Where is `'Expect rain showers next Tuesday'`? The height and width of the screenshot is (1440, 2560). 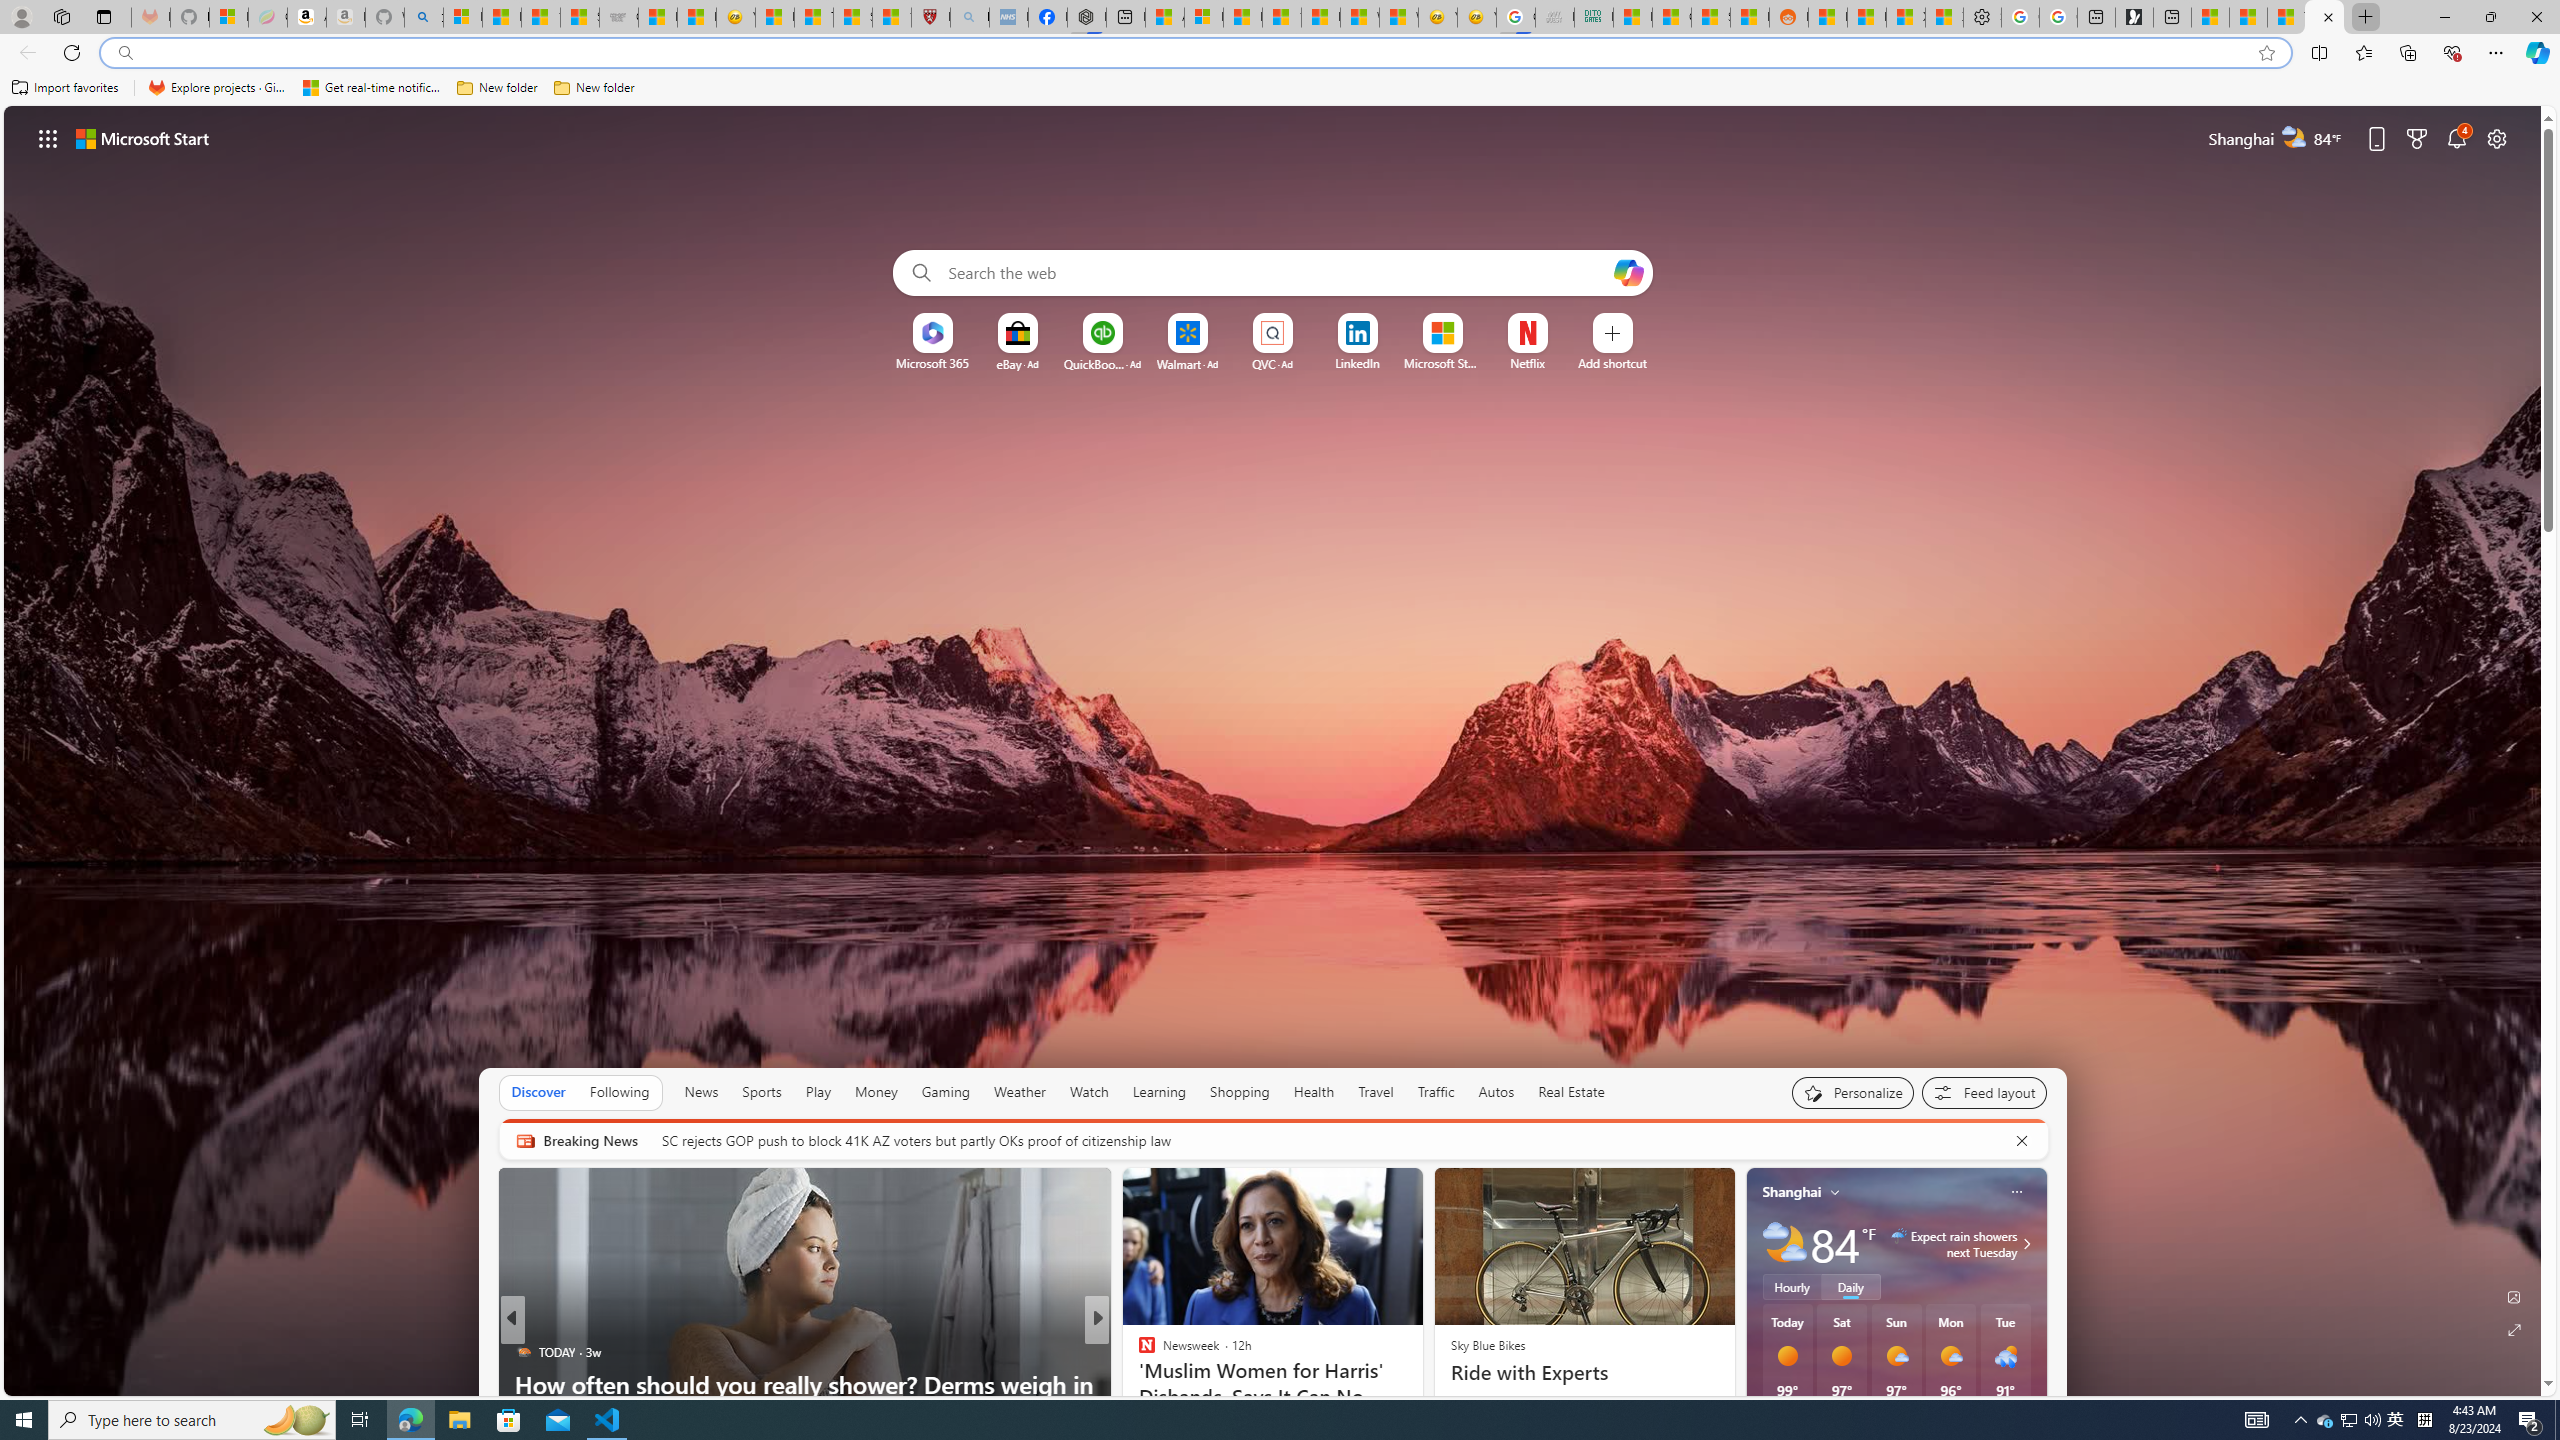
'Expect rain showers next Tuesday' is located at coordinates (2022, 1244).